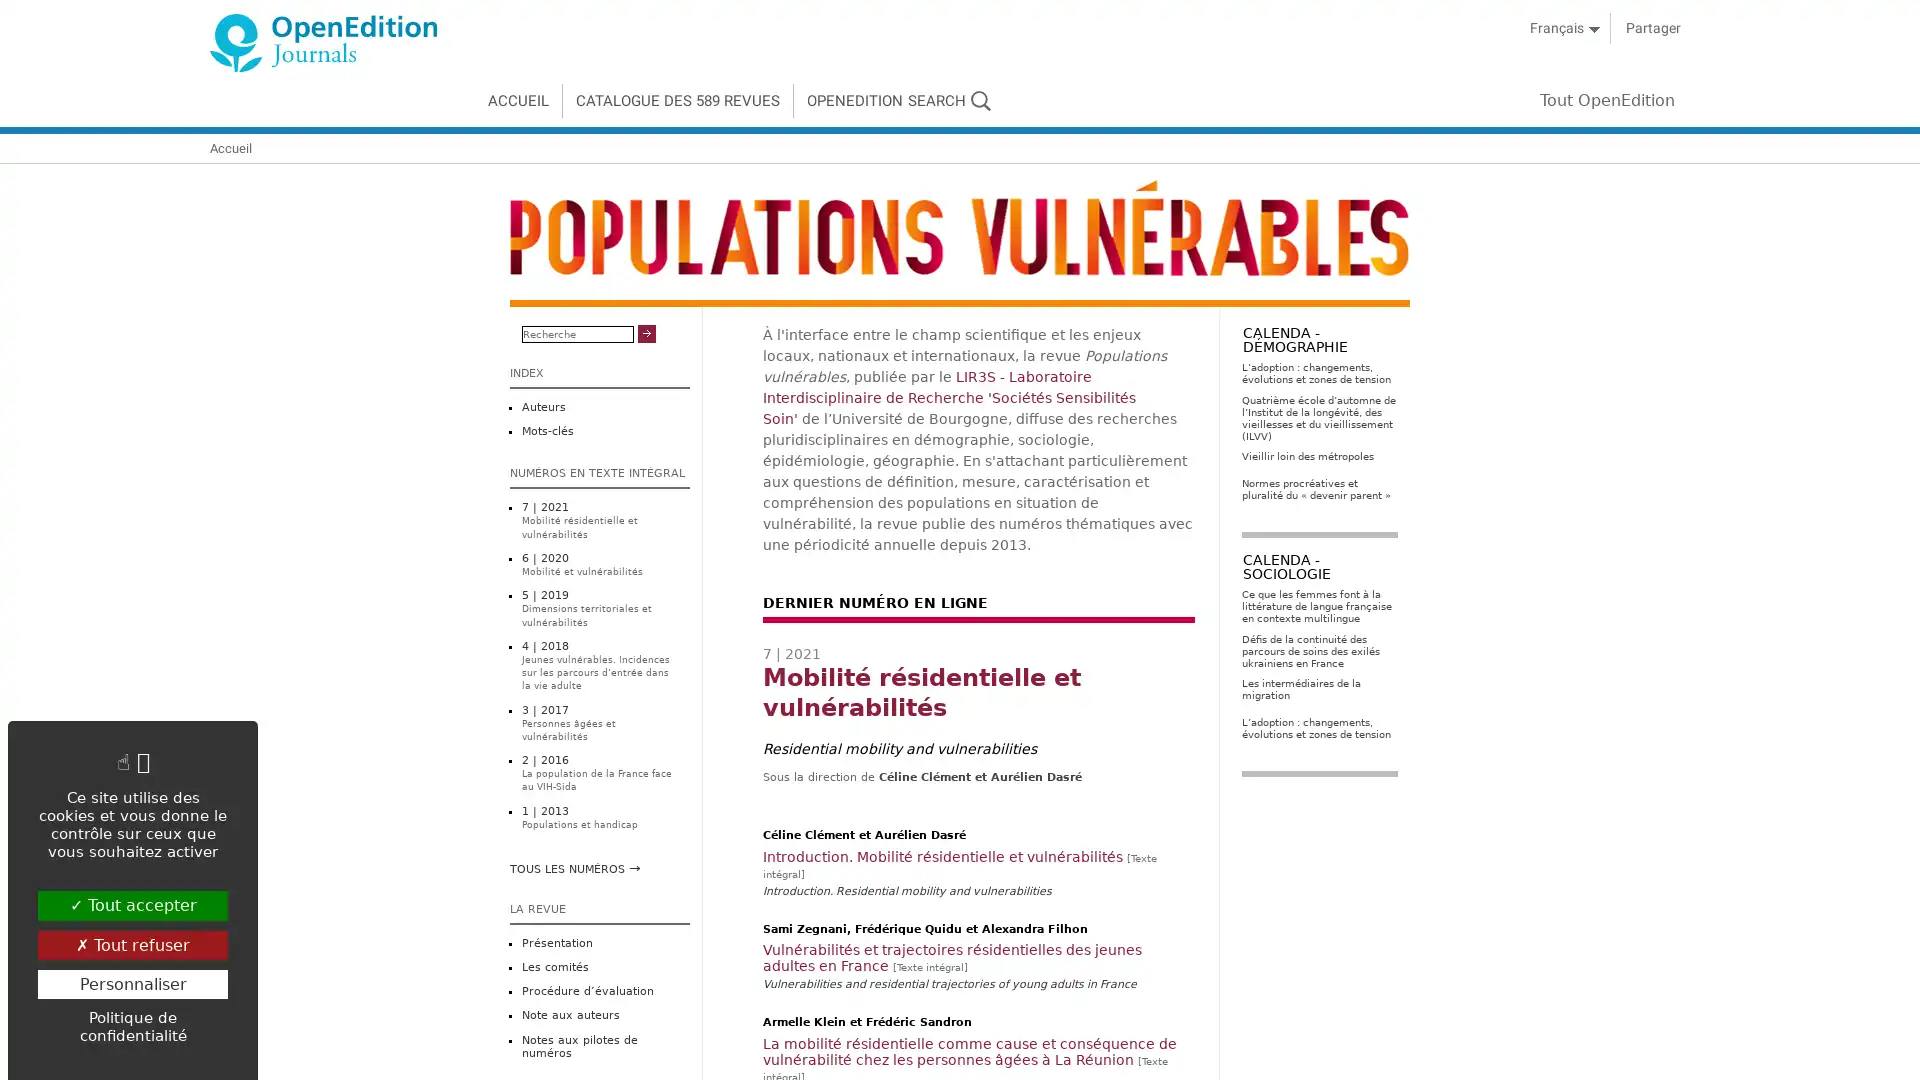 The image size is (1920, 1080). What do you see at coordinates (132, 944) in the screenshot?
I see `Tout refuser` at bounding box center [132, 944].